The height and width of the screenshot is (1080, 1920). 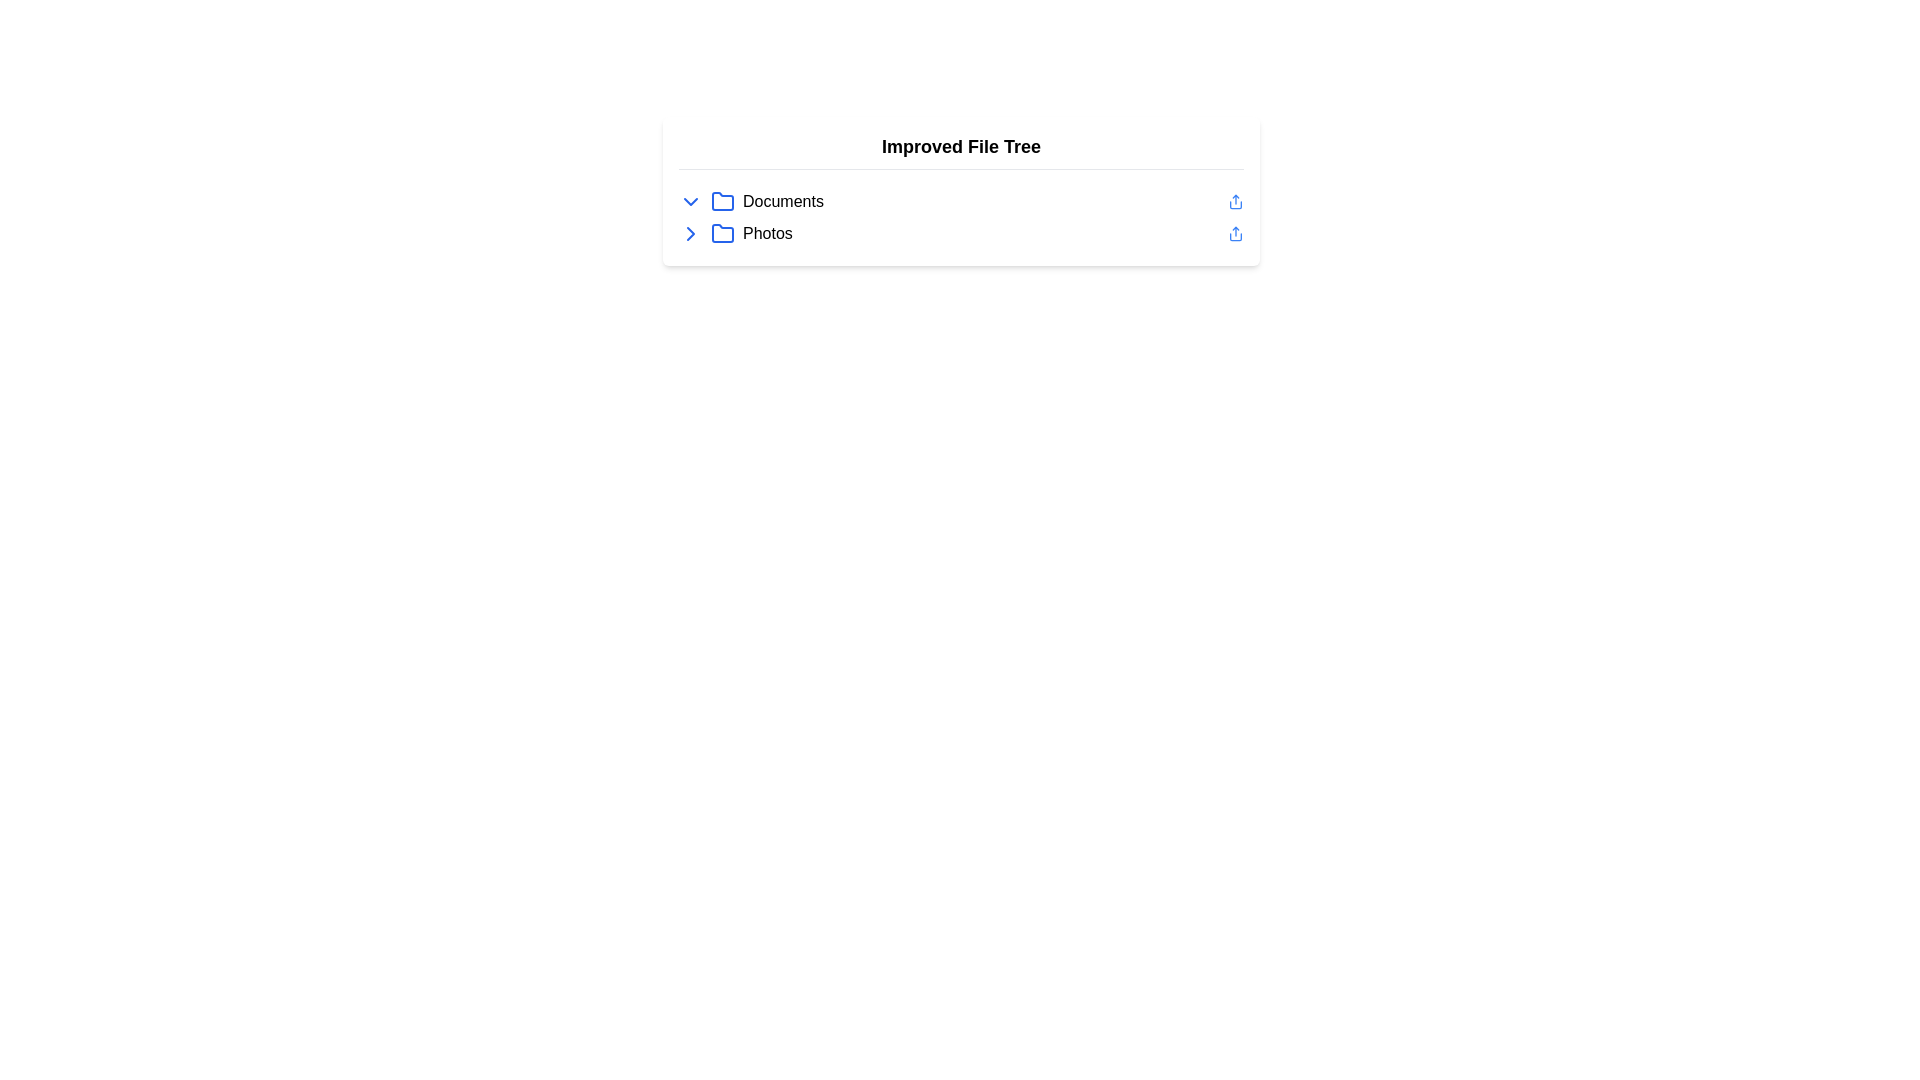 What do you see at coordinates (722, 233) in the screenshot?
I see `the folder icon representing 'Photos' in the file tree` at bounding box center [722, 233].